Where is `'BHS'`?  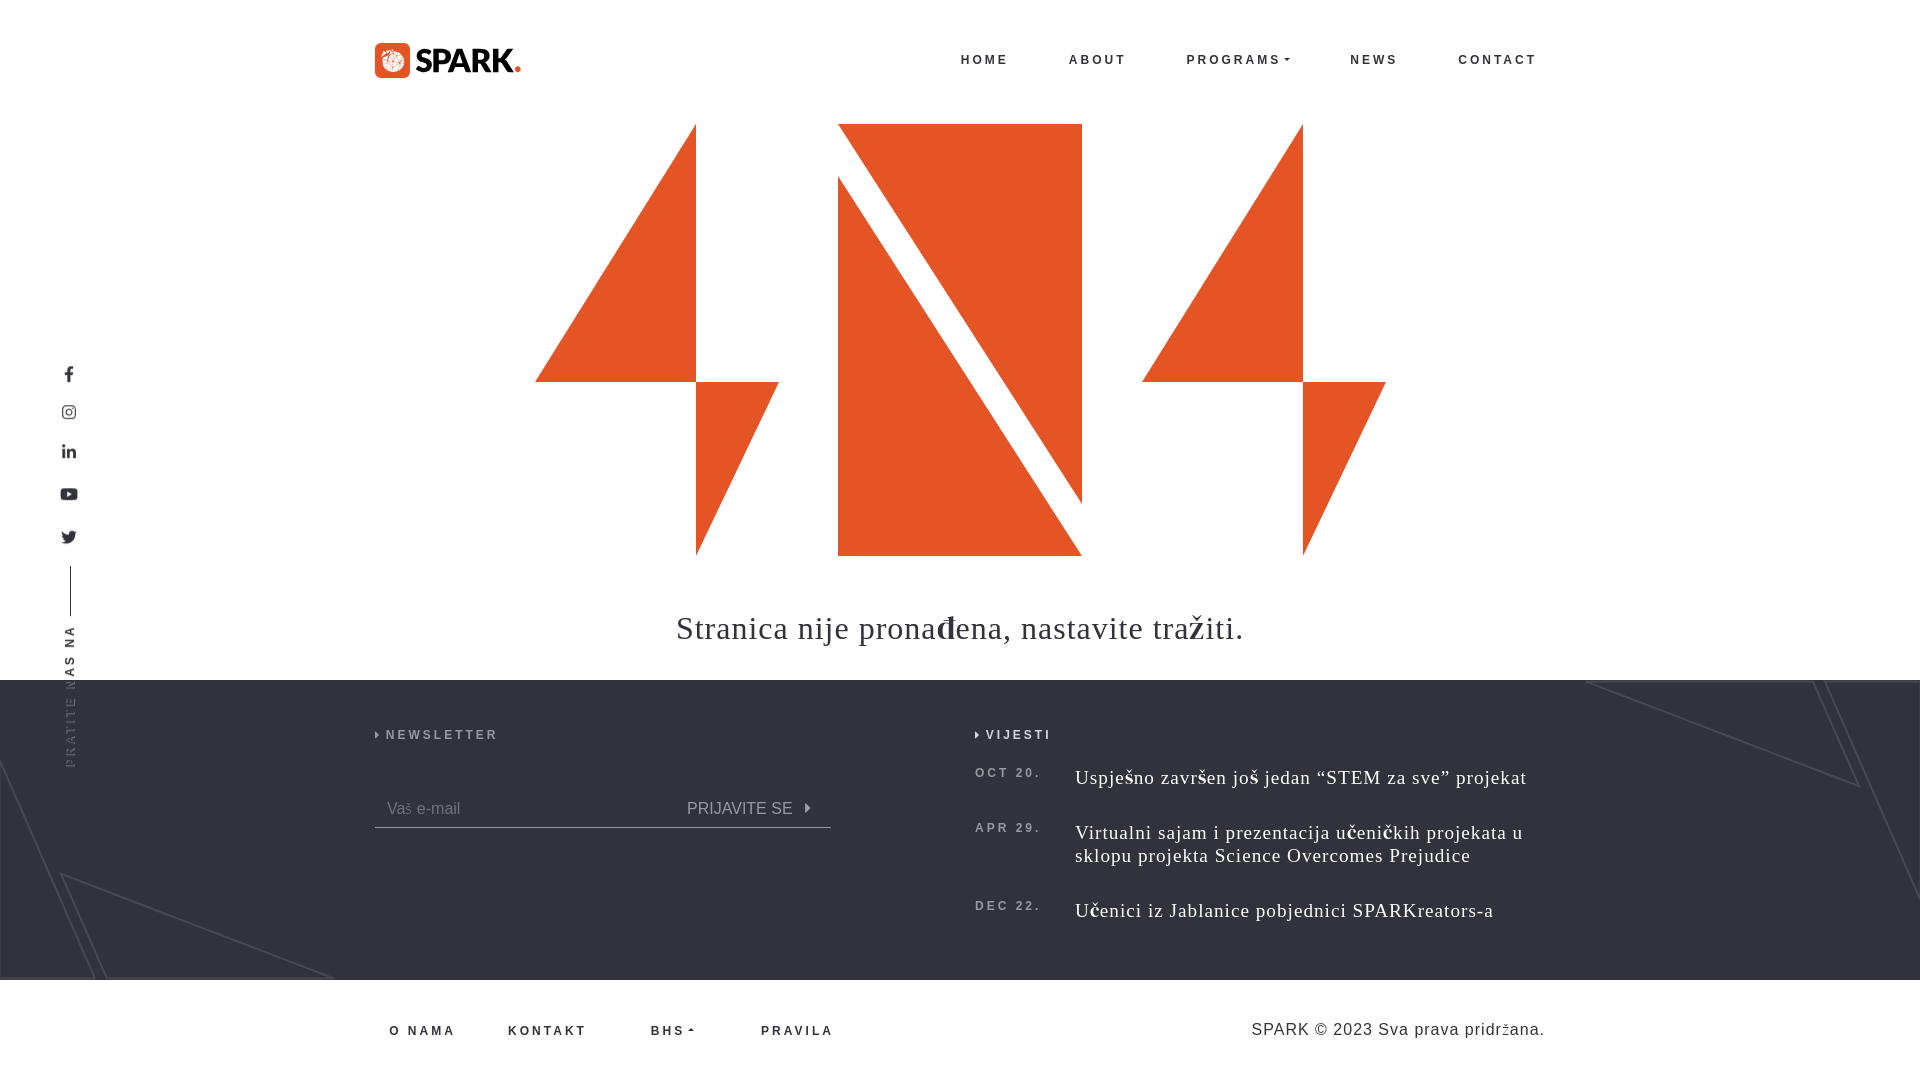
'BHS' is located at coordinates (672, 1029).